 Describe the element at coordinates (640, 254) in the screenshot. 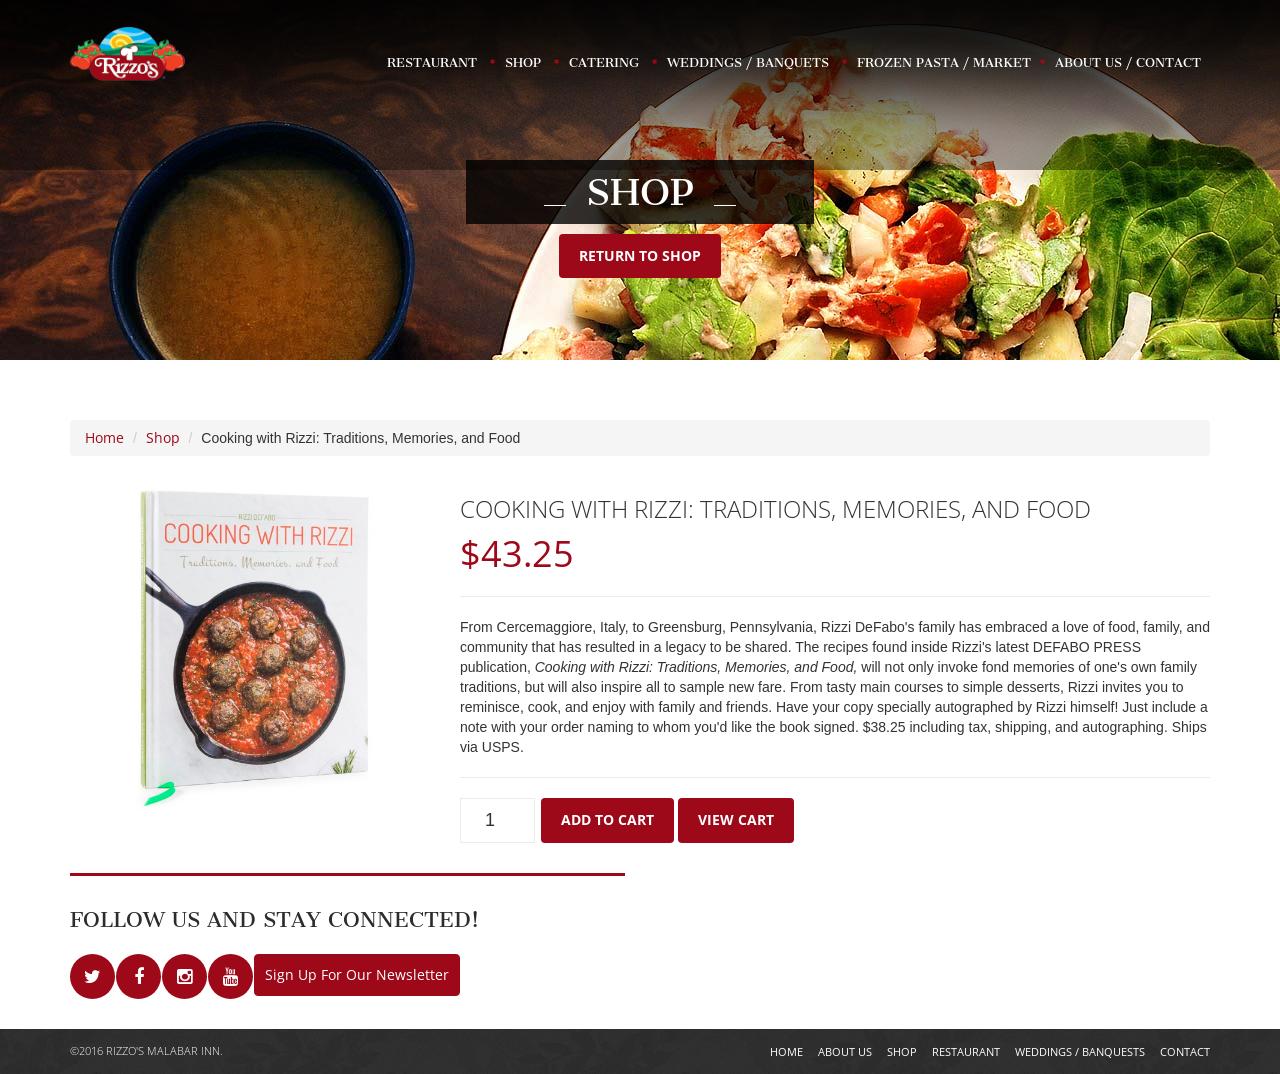

I see `'Return to Shop'` at that location.